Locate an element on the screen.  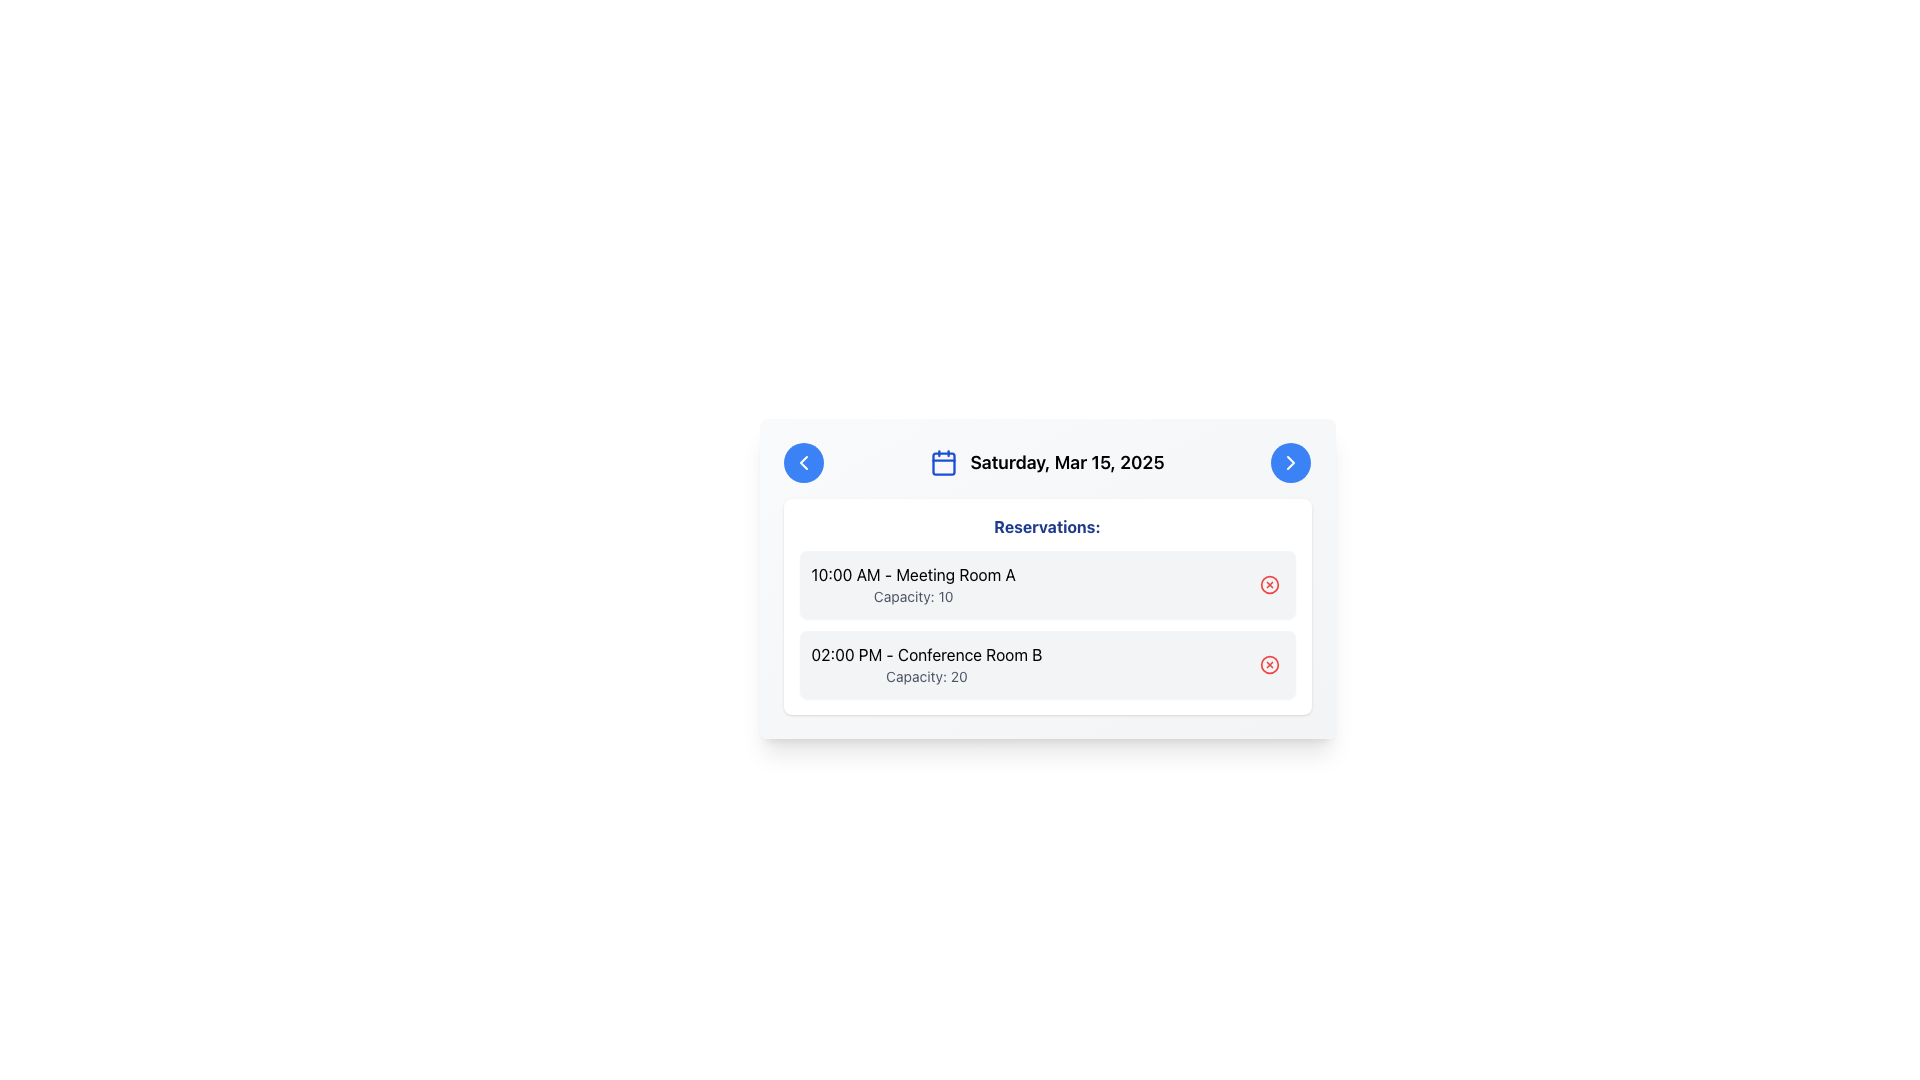
the circular button with a blue background and white text, which features a left-pointing arrow icon is located at coordinates (803, 462).